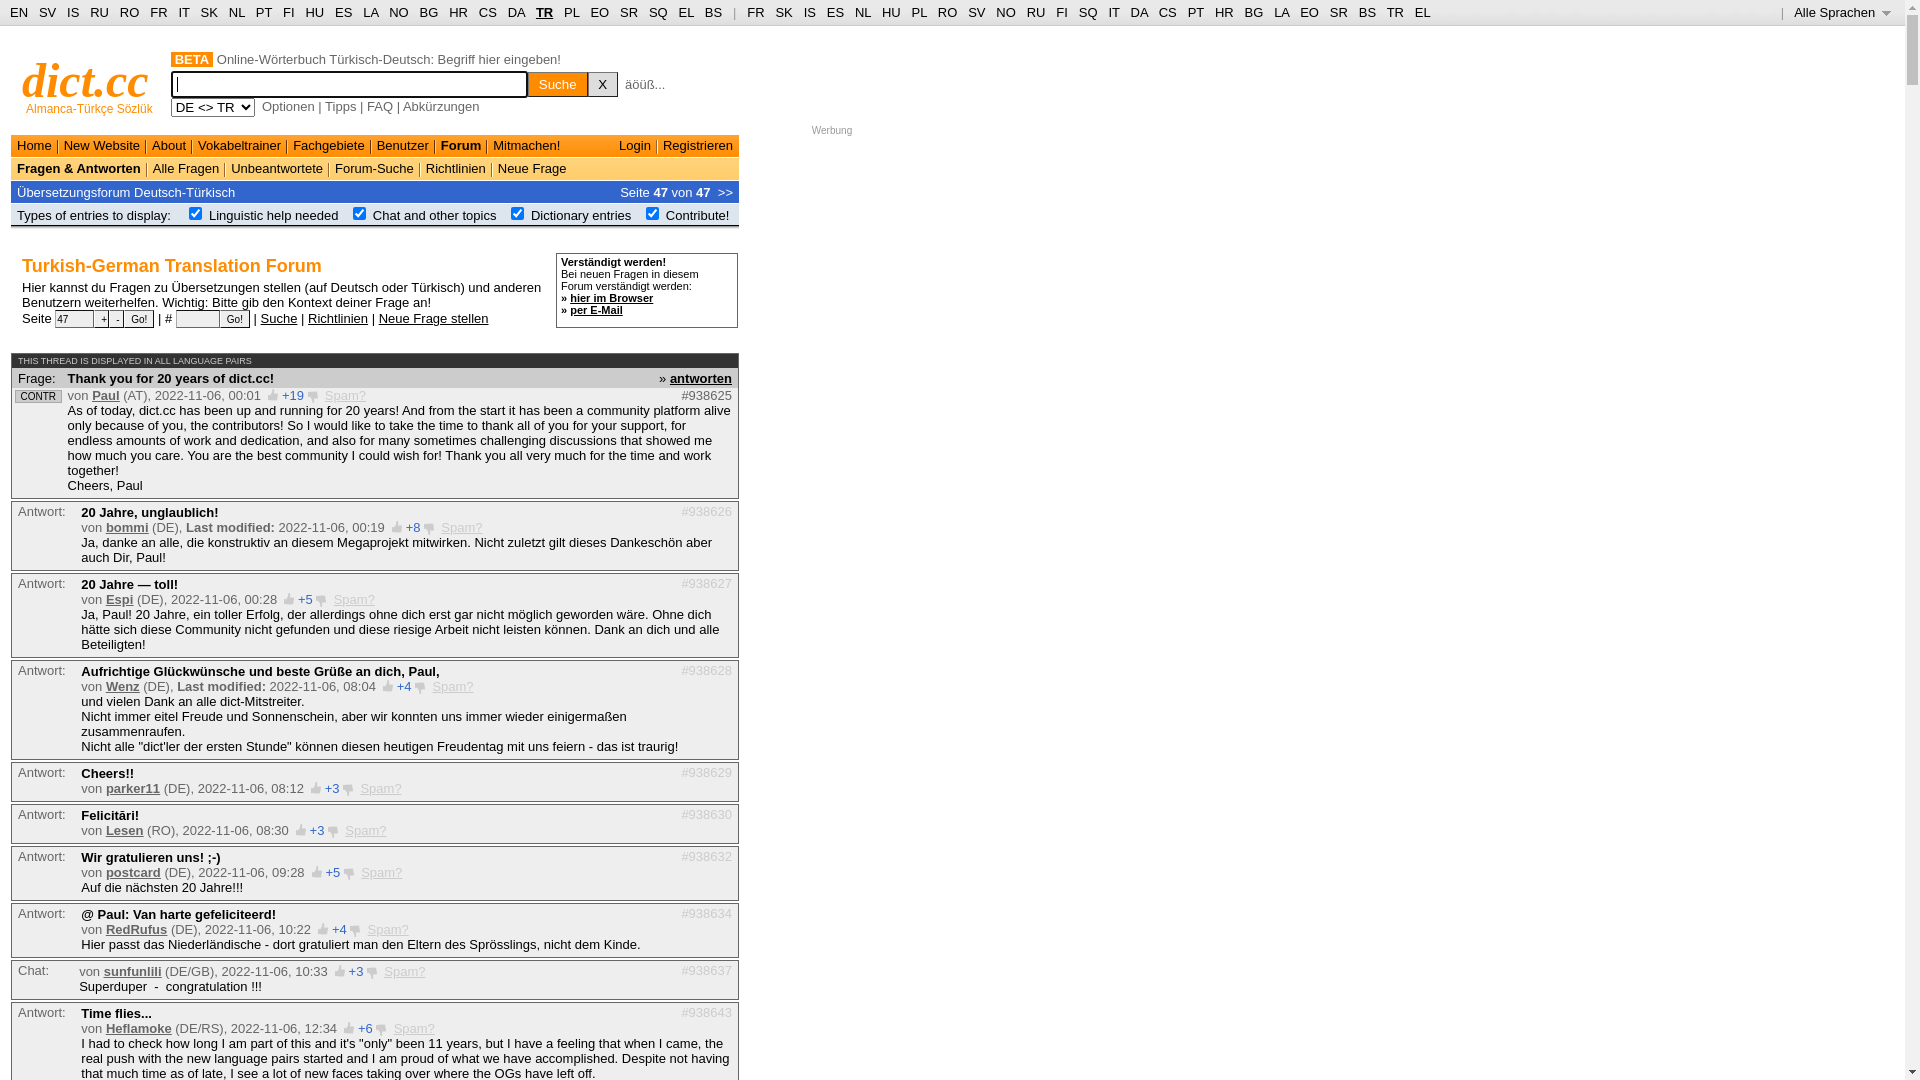 This screenshot has height=1080, width=1920. What do you see at coordinates (706, 813) in the screenshot?
I see `'#938630'` at bounding box center [706, 813].